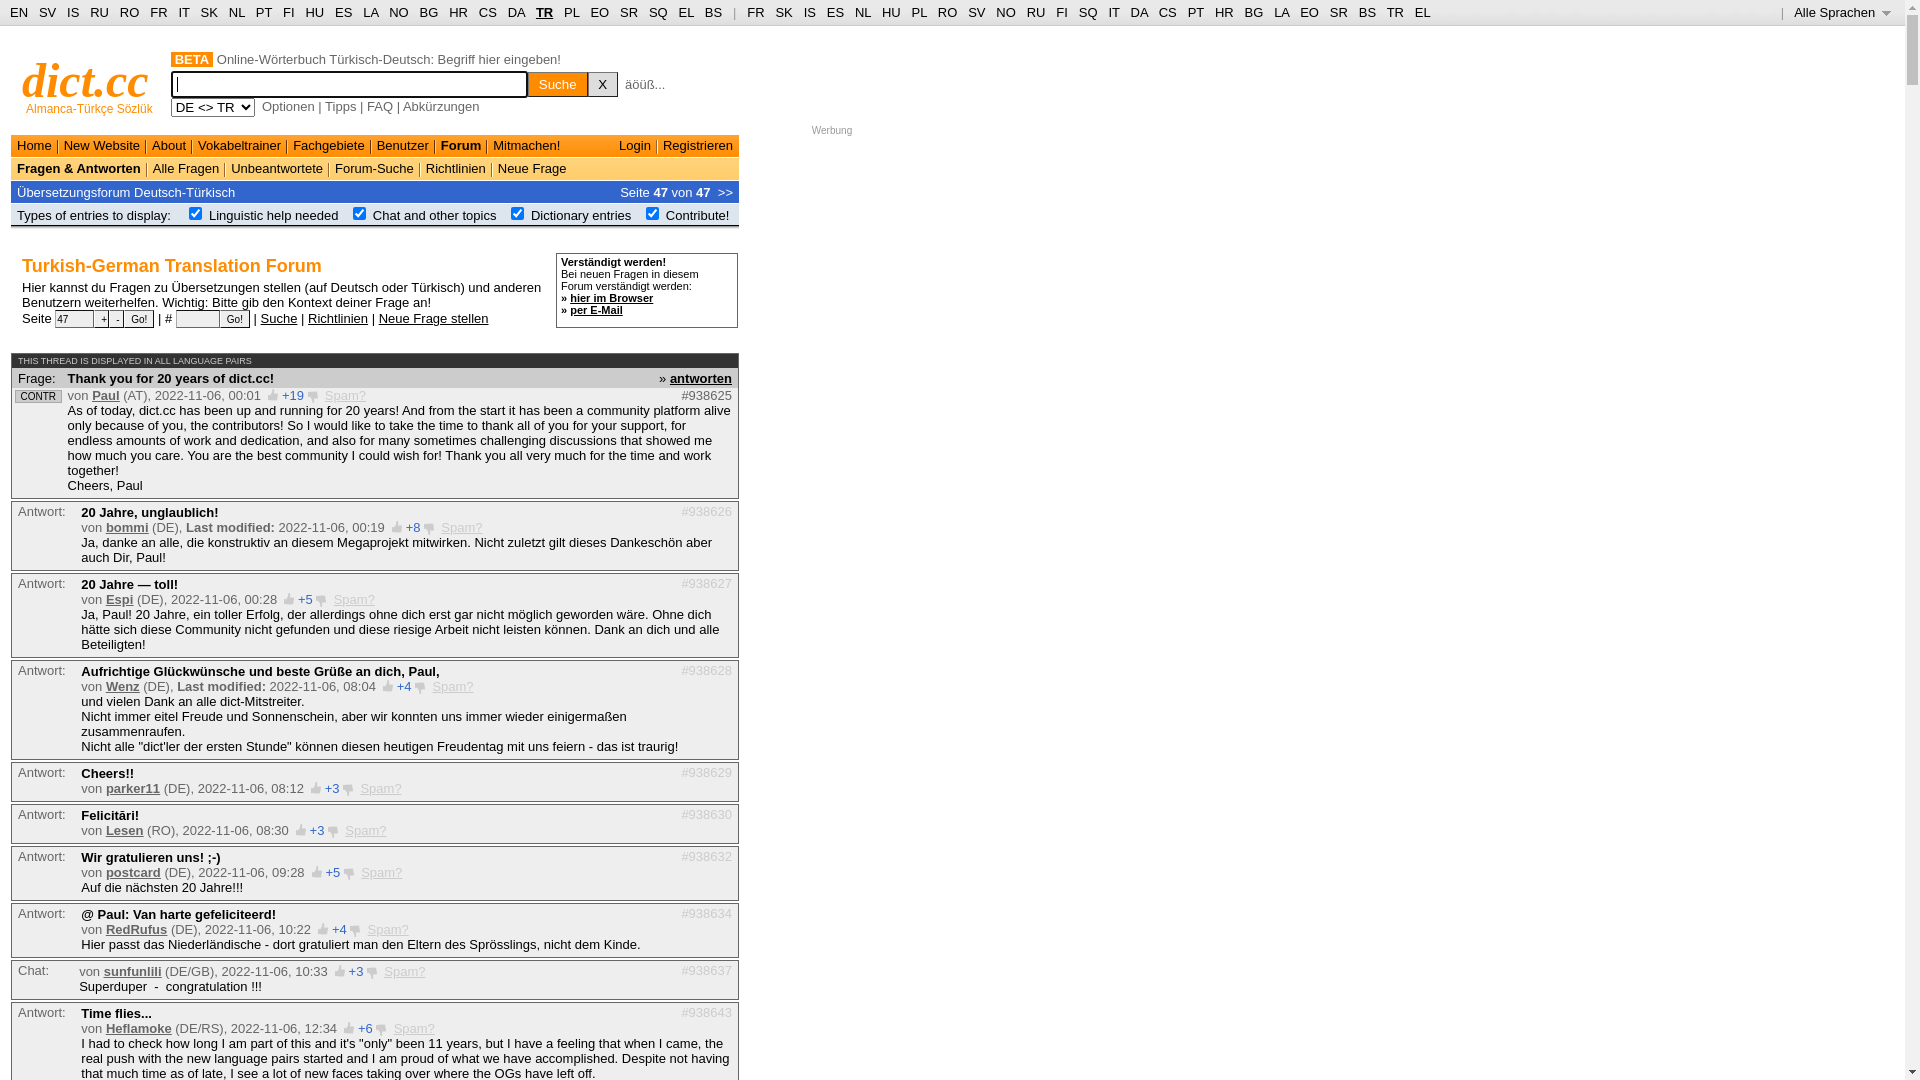 This screenshot has height=1080, width=1920. What do you see at coordinates (706, 813) in the screenshot?
I see `'#938630'` at bounding box center [706, 813].